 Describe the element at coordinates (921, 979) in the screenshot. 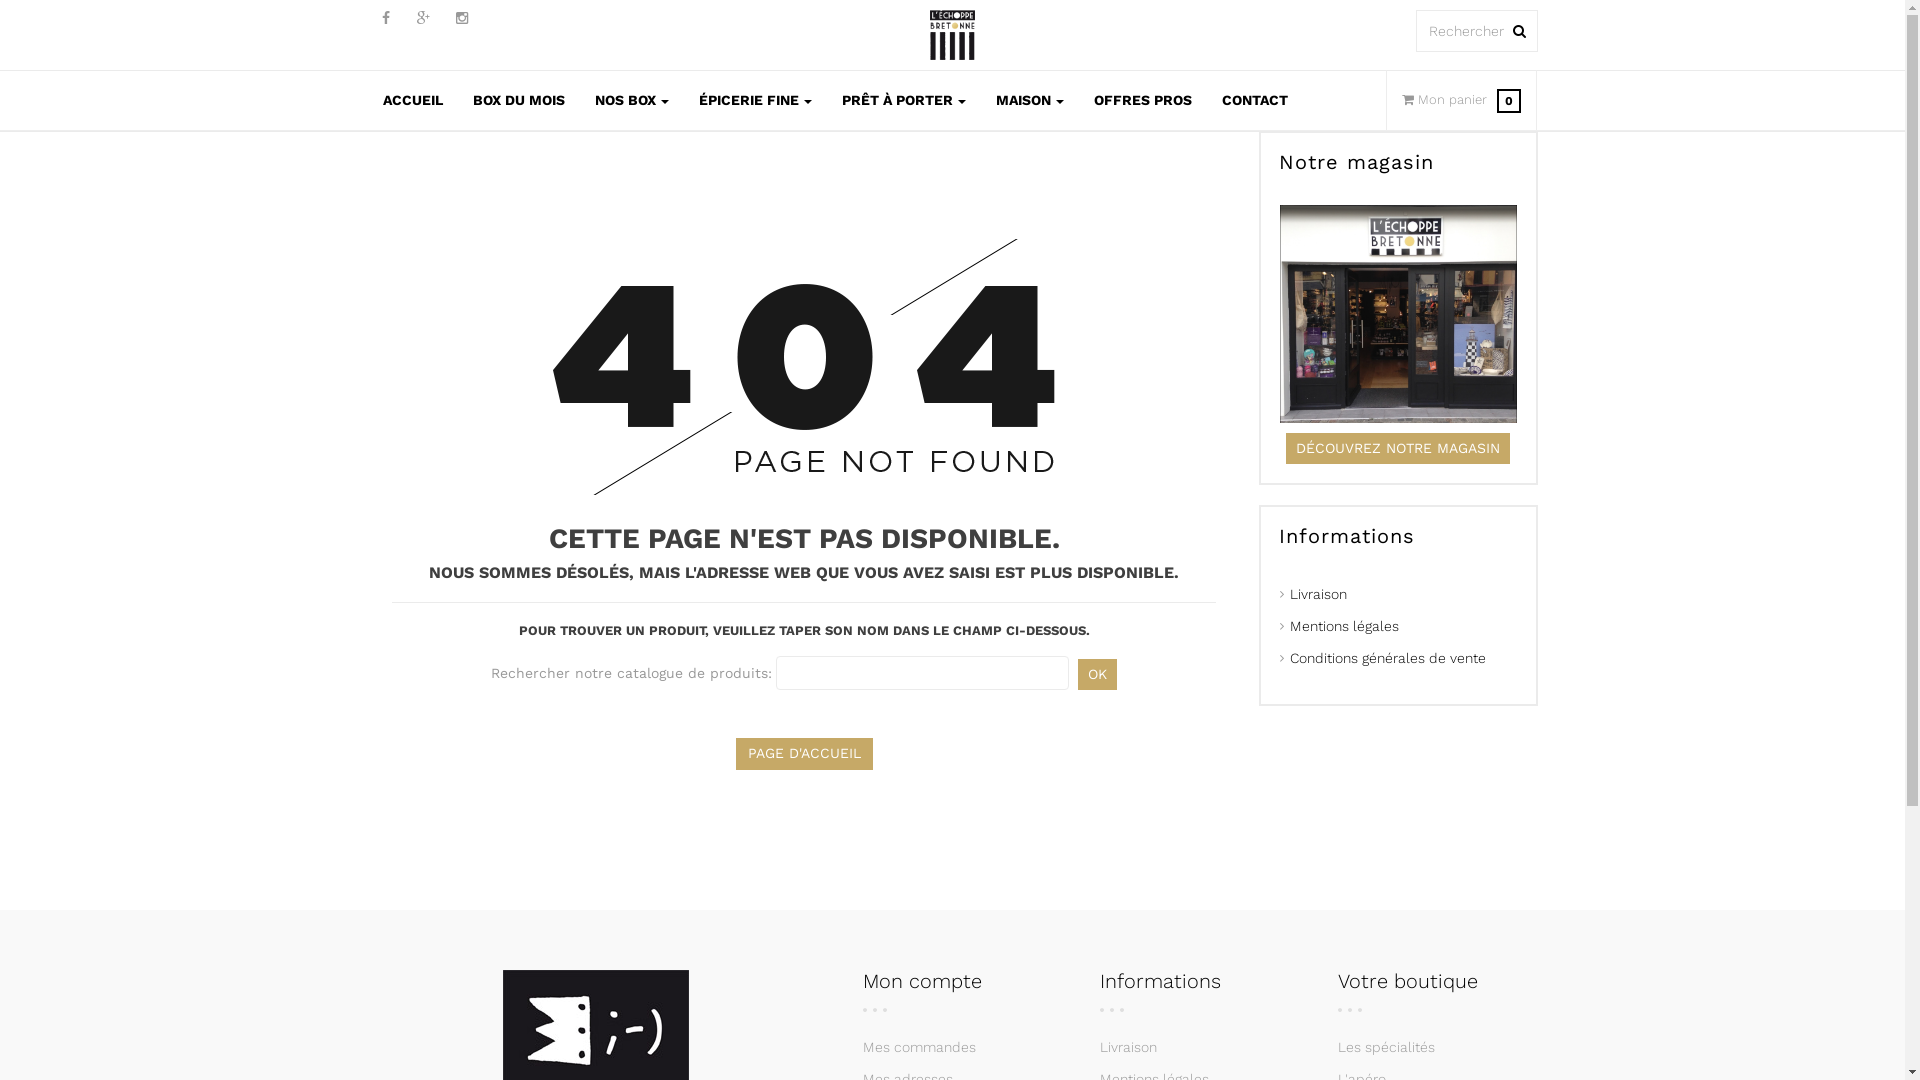

I see `'Mon compte'` at that location.